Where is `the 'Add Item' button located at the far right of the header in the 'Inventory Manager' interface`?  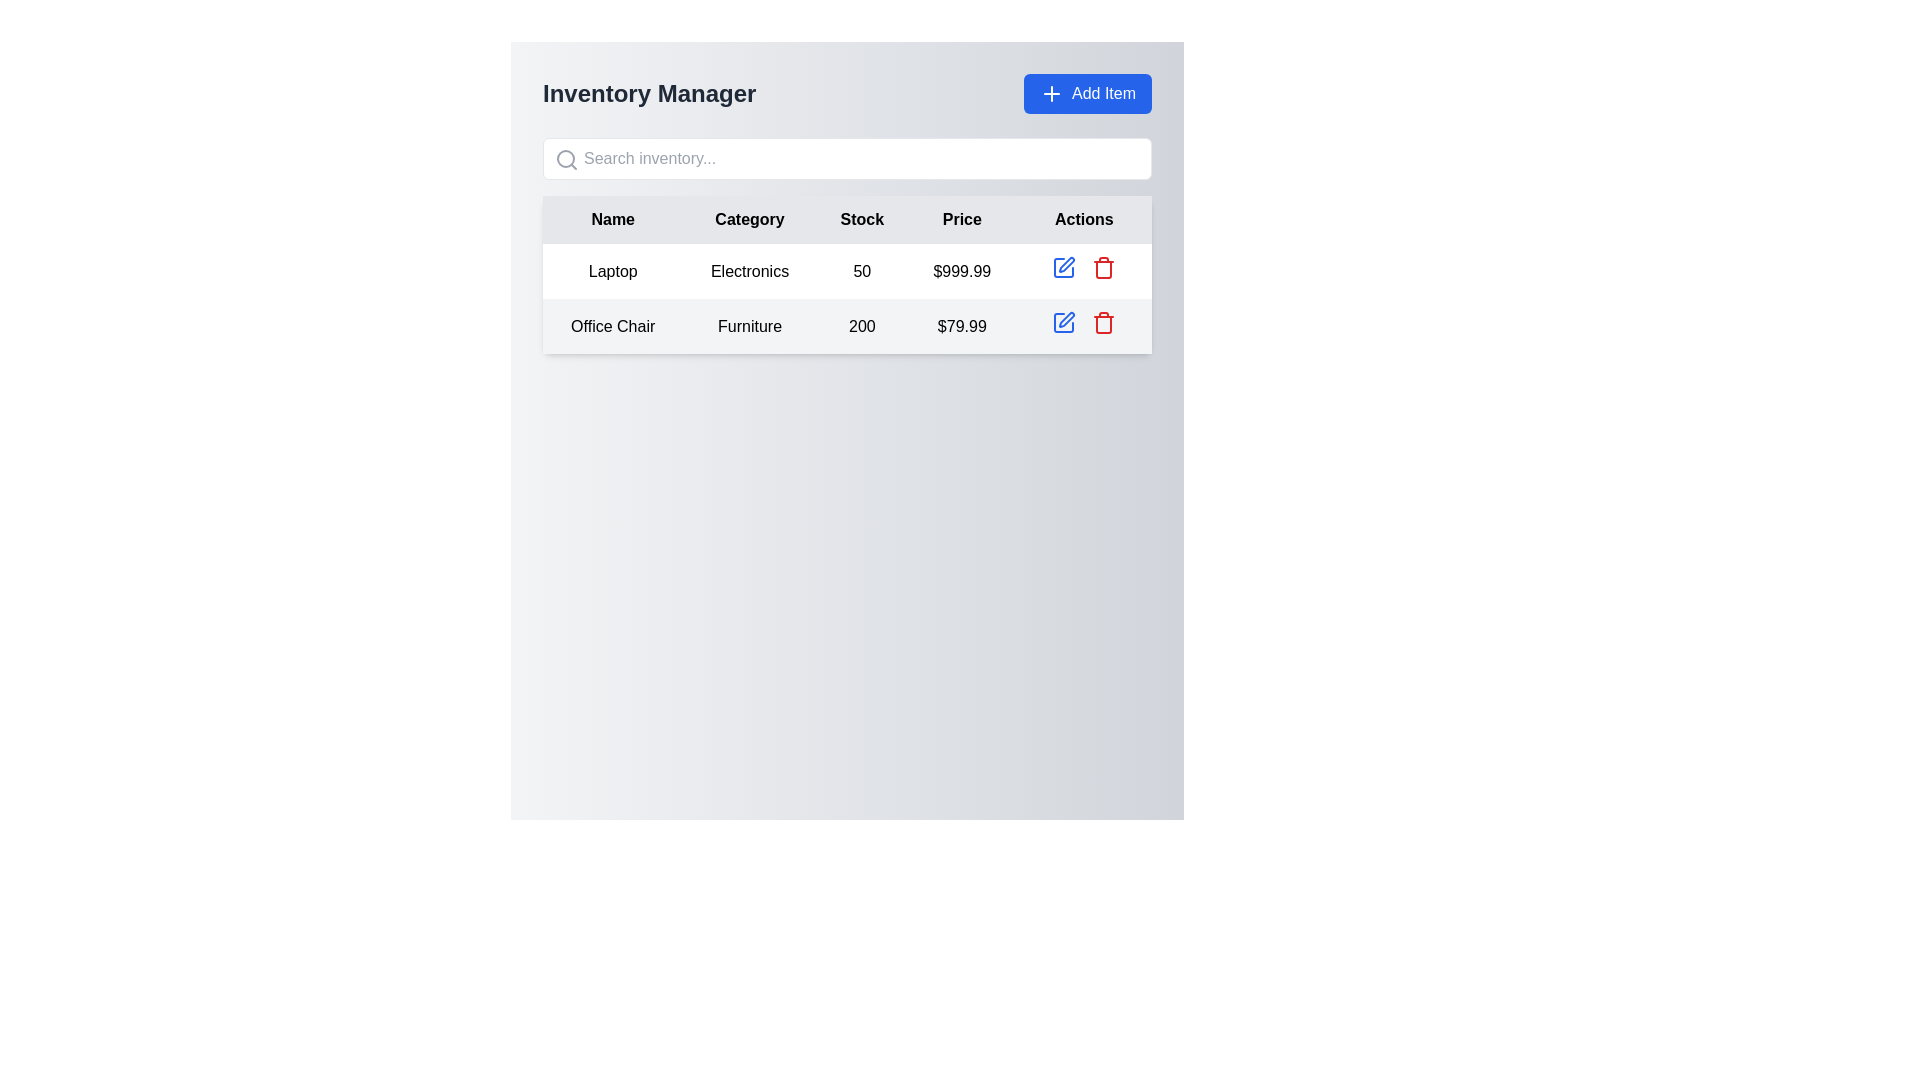
the 'Add Item' button located at the far right of the header in the 'Inventory Manager' interface is located at coordinates (1087, 93).